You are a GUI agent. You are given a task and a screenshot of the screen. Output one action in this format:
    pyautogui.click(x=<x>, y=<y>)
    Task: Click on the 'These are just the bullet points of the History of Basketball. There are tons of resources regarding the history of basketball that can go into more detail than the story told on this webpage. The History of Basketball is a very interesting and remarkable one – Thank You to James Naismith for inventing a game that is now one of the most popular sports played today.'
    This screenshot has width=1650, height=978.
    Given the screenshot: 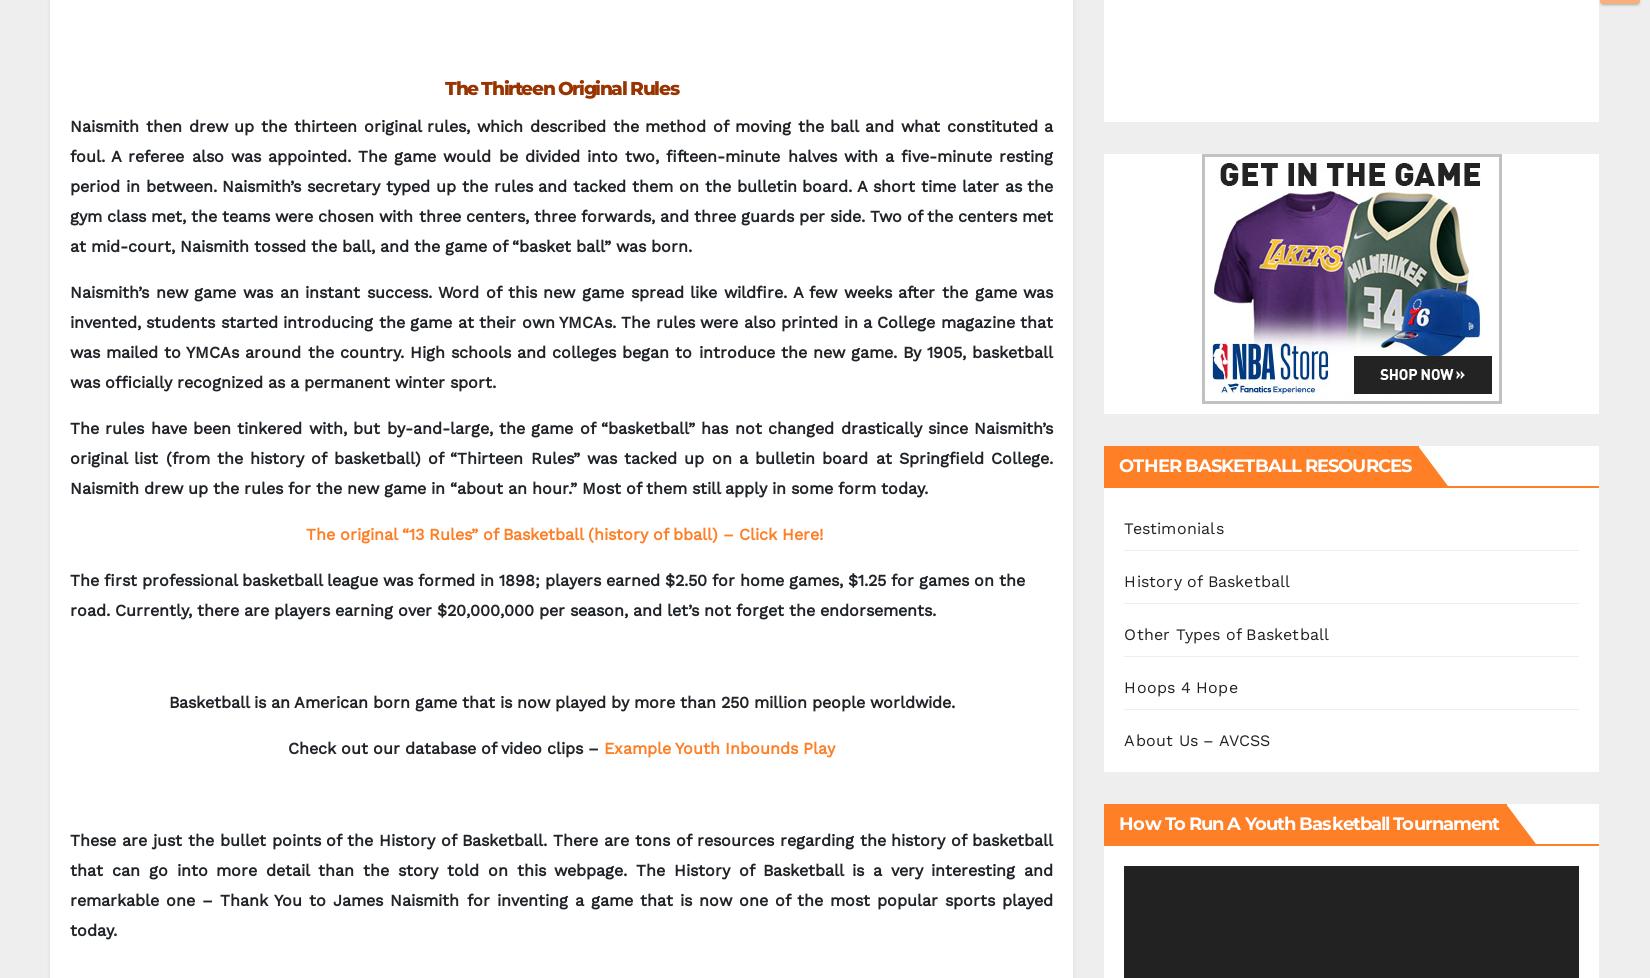 What is the action you would take?
    pyautogui.click(x=560, y=884)
    